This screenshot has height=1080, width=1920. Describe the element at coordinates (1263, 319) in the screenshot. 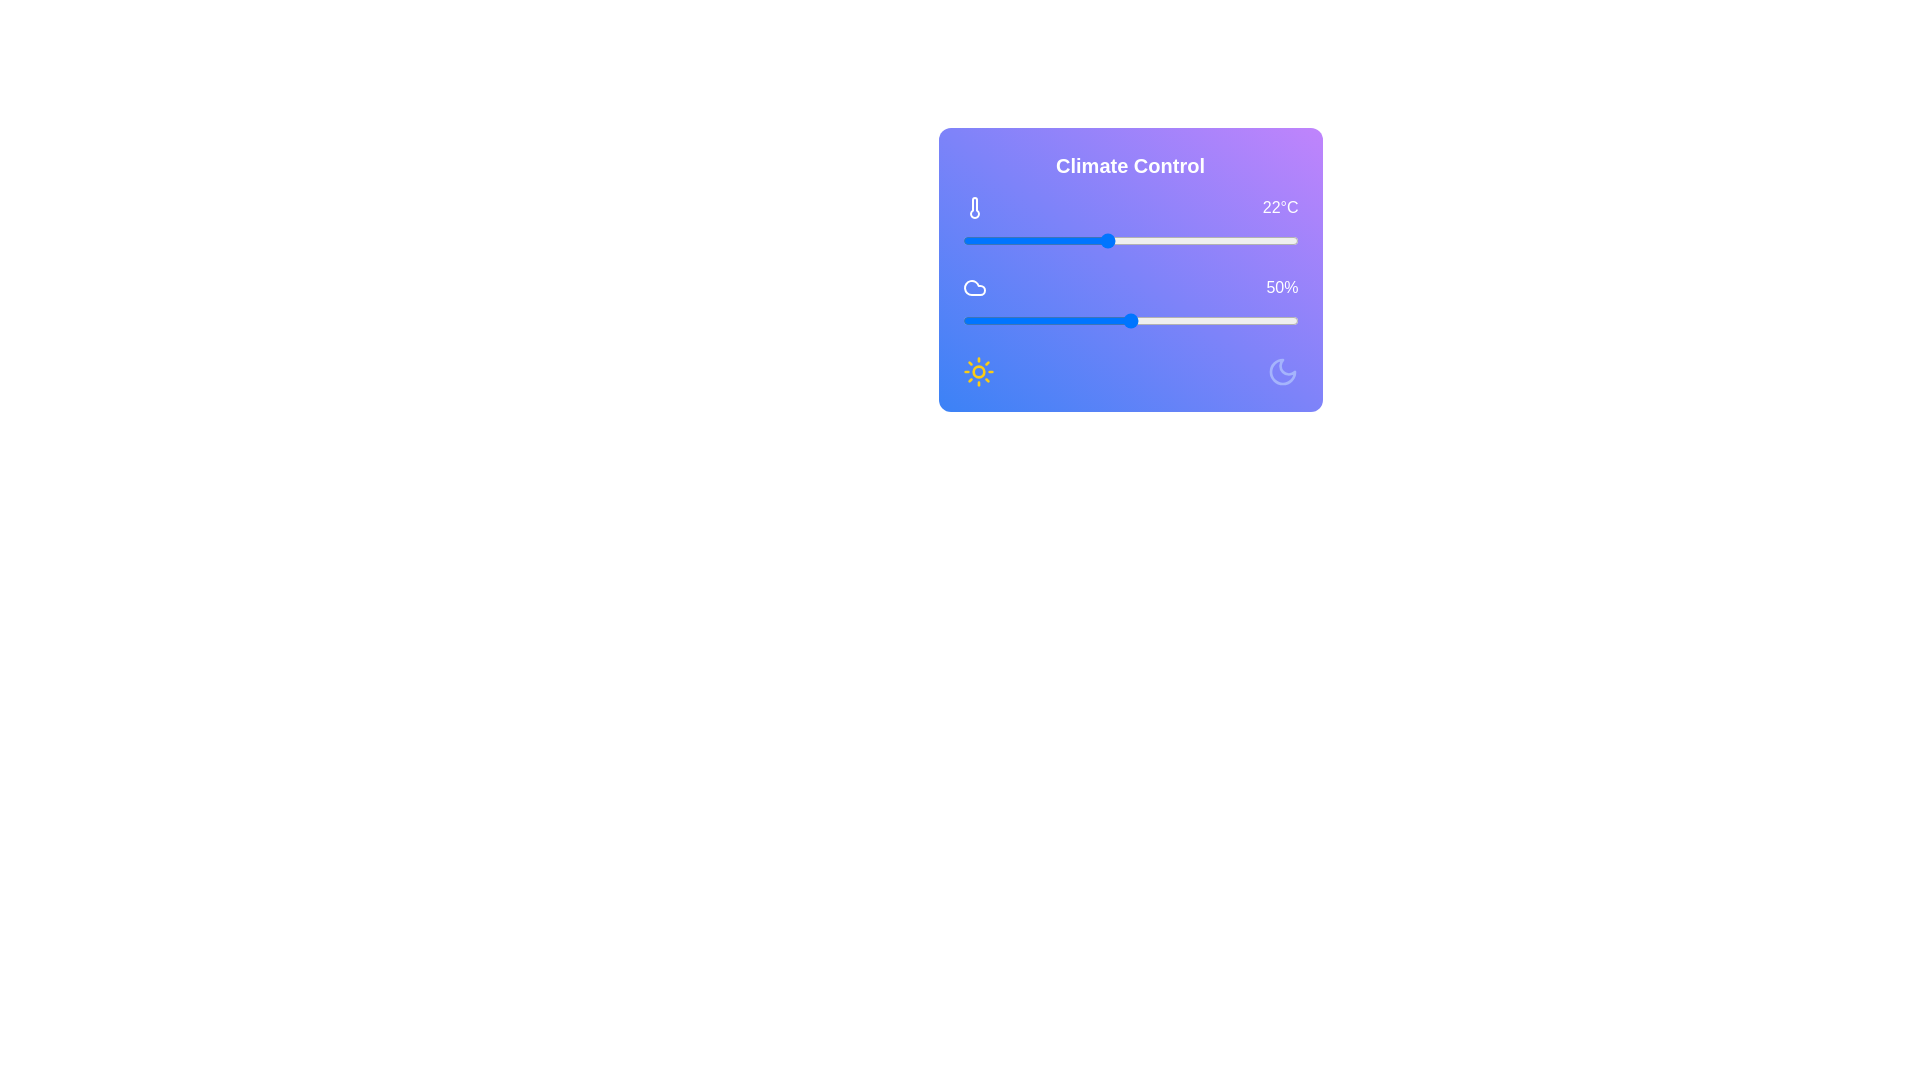

I see `the slider value` at that location.